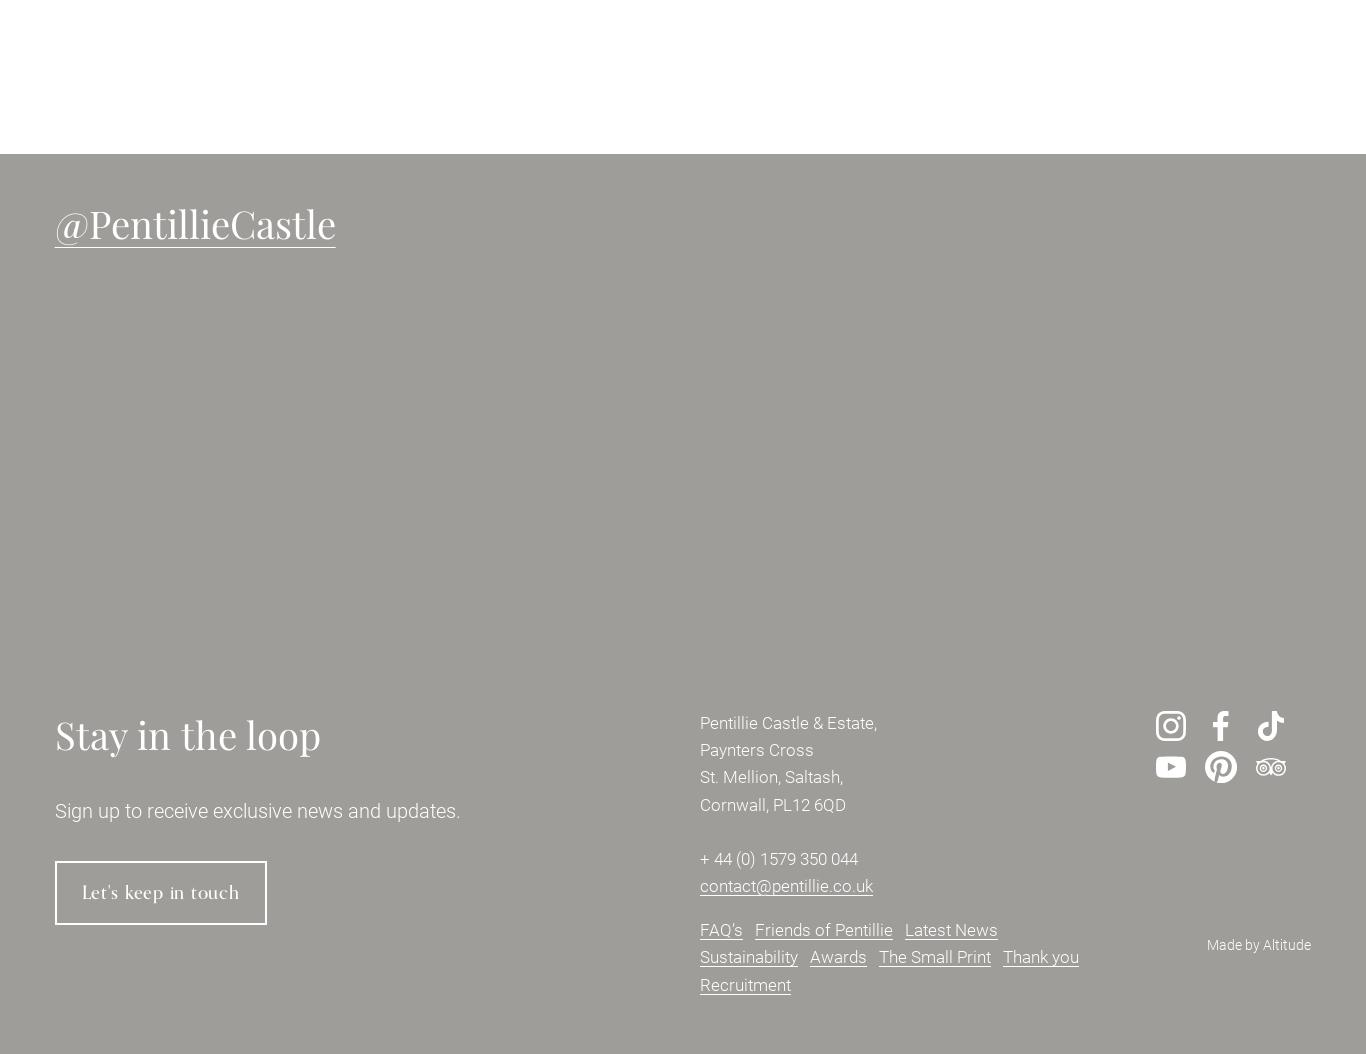 The width and height of the screenshot is (1366, 1054). I want to click on 'Friends of Pentillie', so click(754, 929).